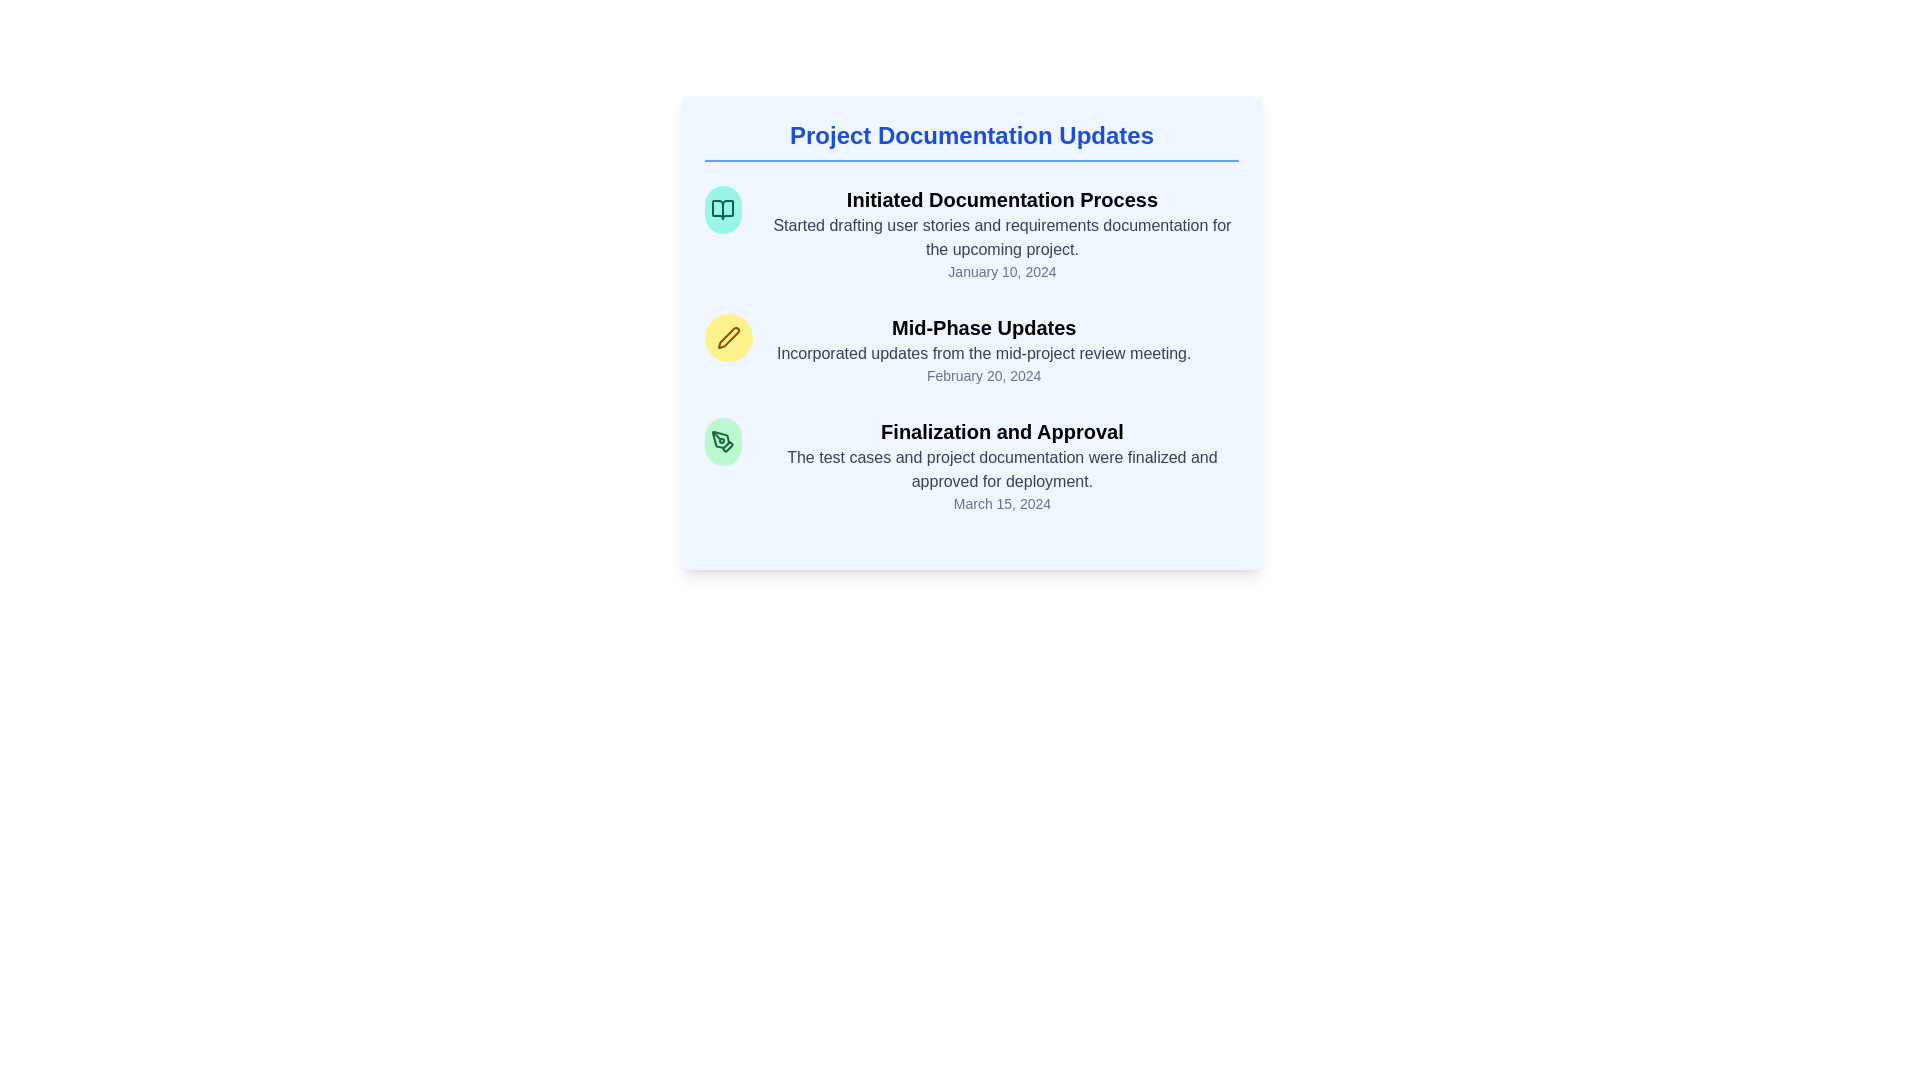 The image size is (1920, 1080). Describe the element at coordinates (727, 446) in the screenshot. I see `the small green circular graphic with a darker green border, which is the third icon in the list under 'Finalization and Approval.'` at that location.